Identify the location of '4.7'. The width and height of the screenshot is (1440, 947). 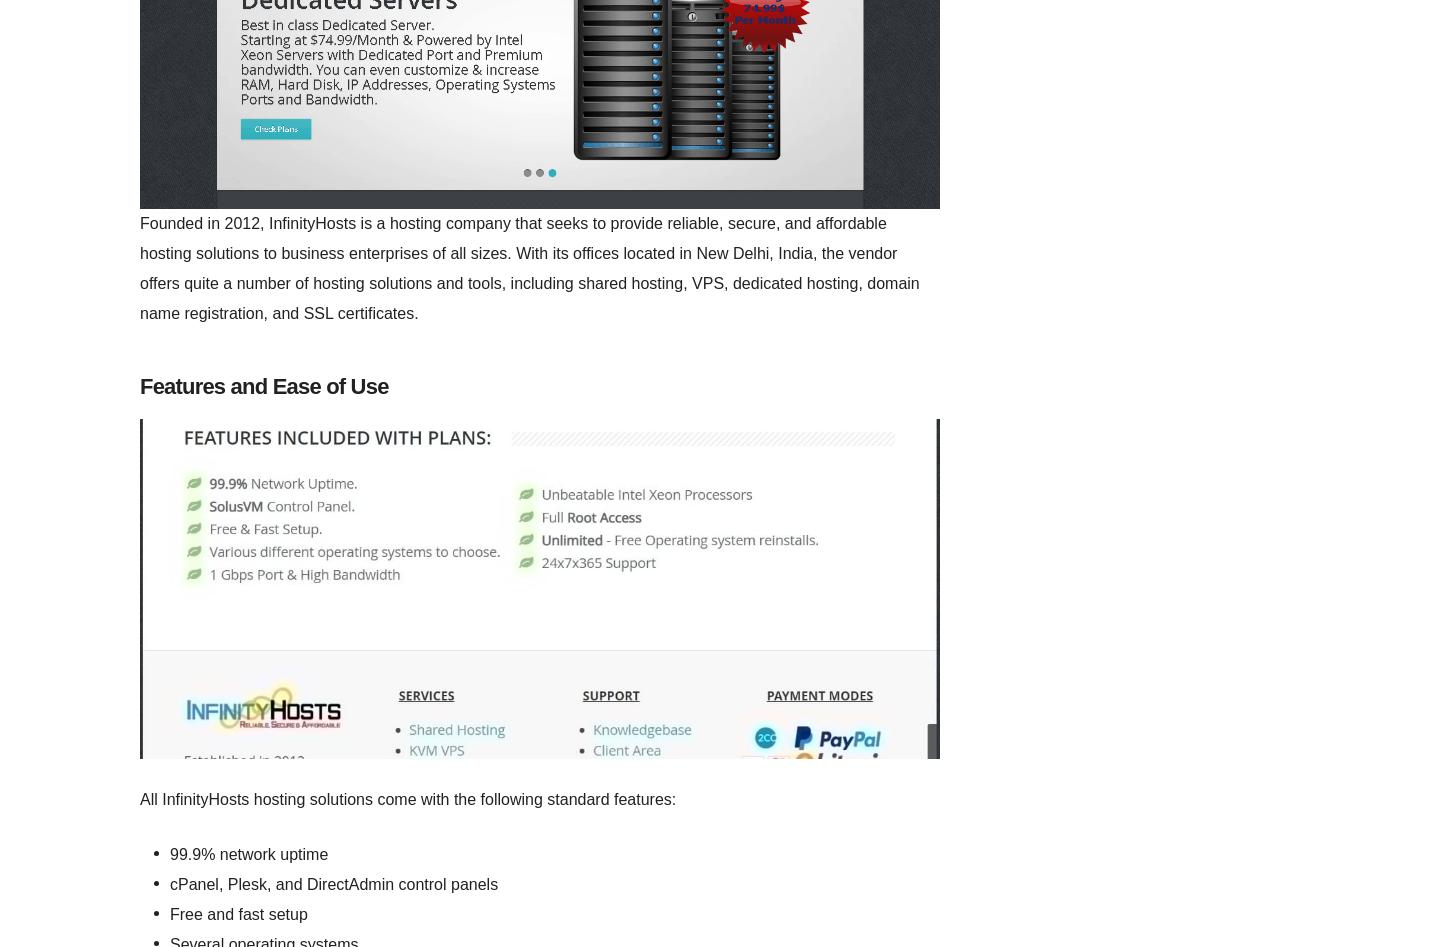
(643, 496).